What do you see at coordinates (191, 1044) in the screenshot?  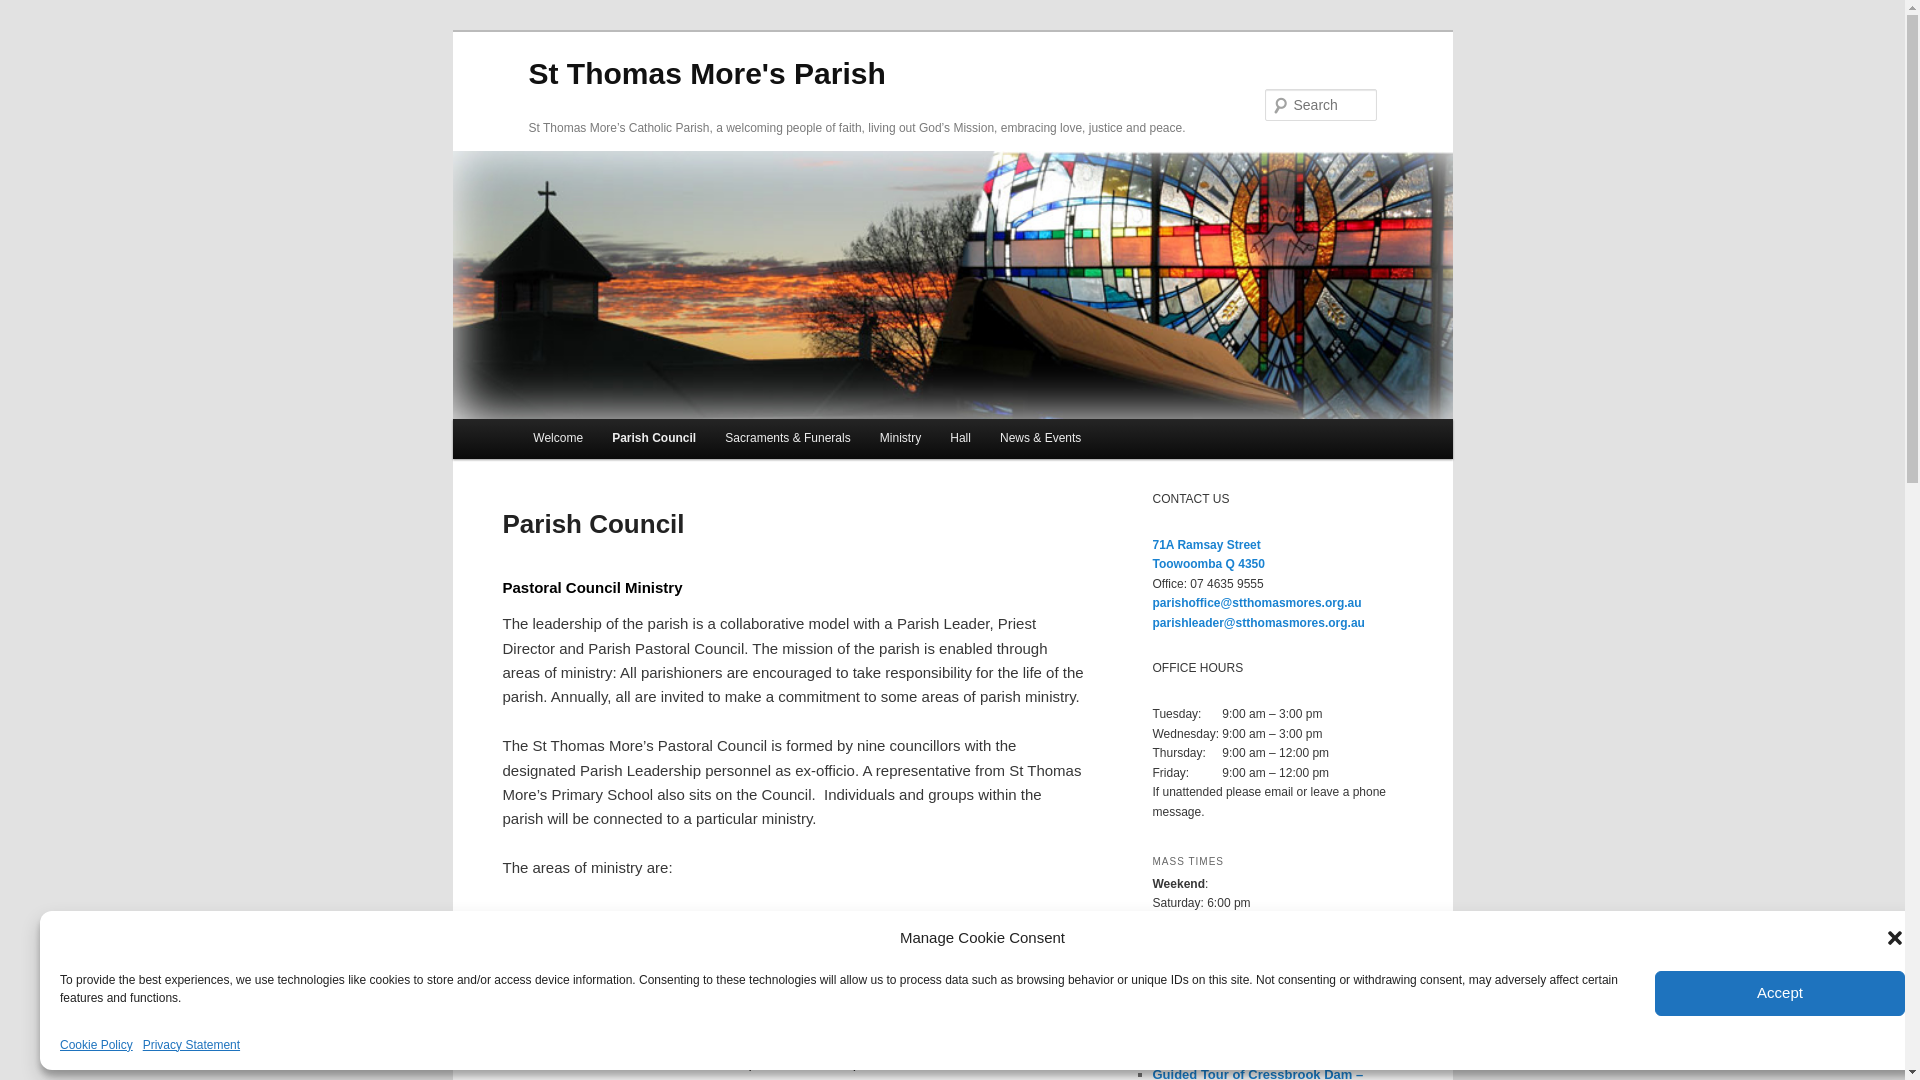 I see `'Privacy Statement'` at bounding box center [191, 1044].